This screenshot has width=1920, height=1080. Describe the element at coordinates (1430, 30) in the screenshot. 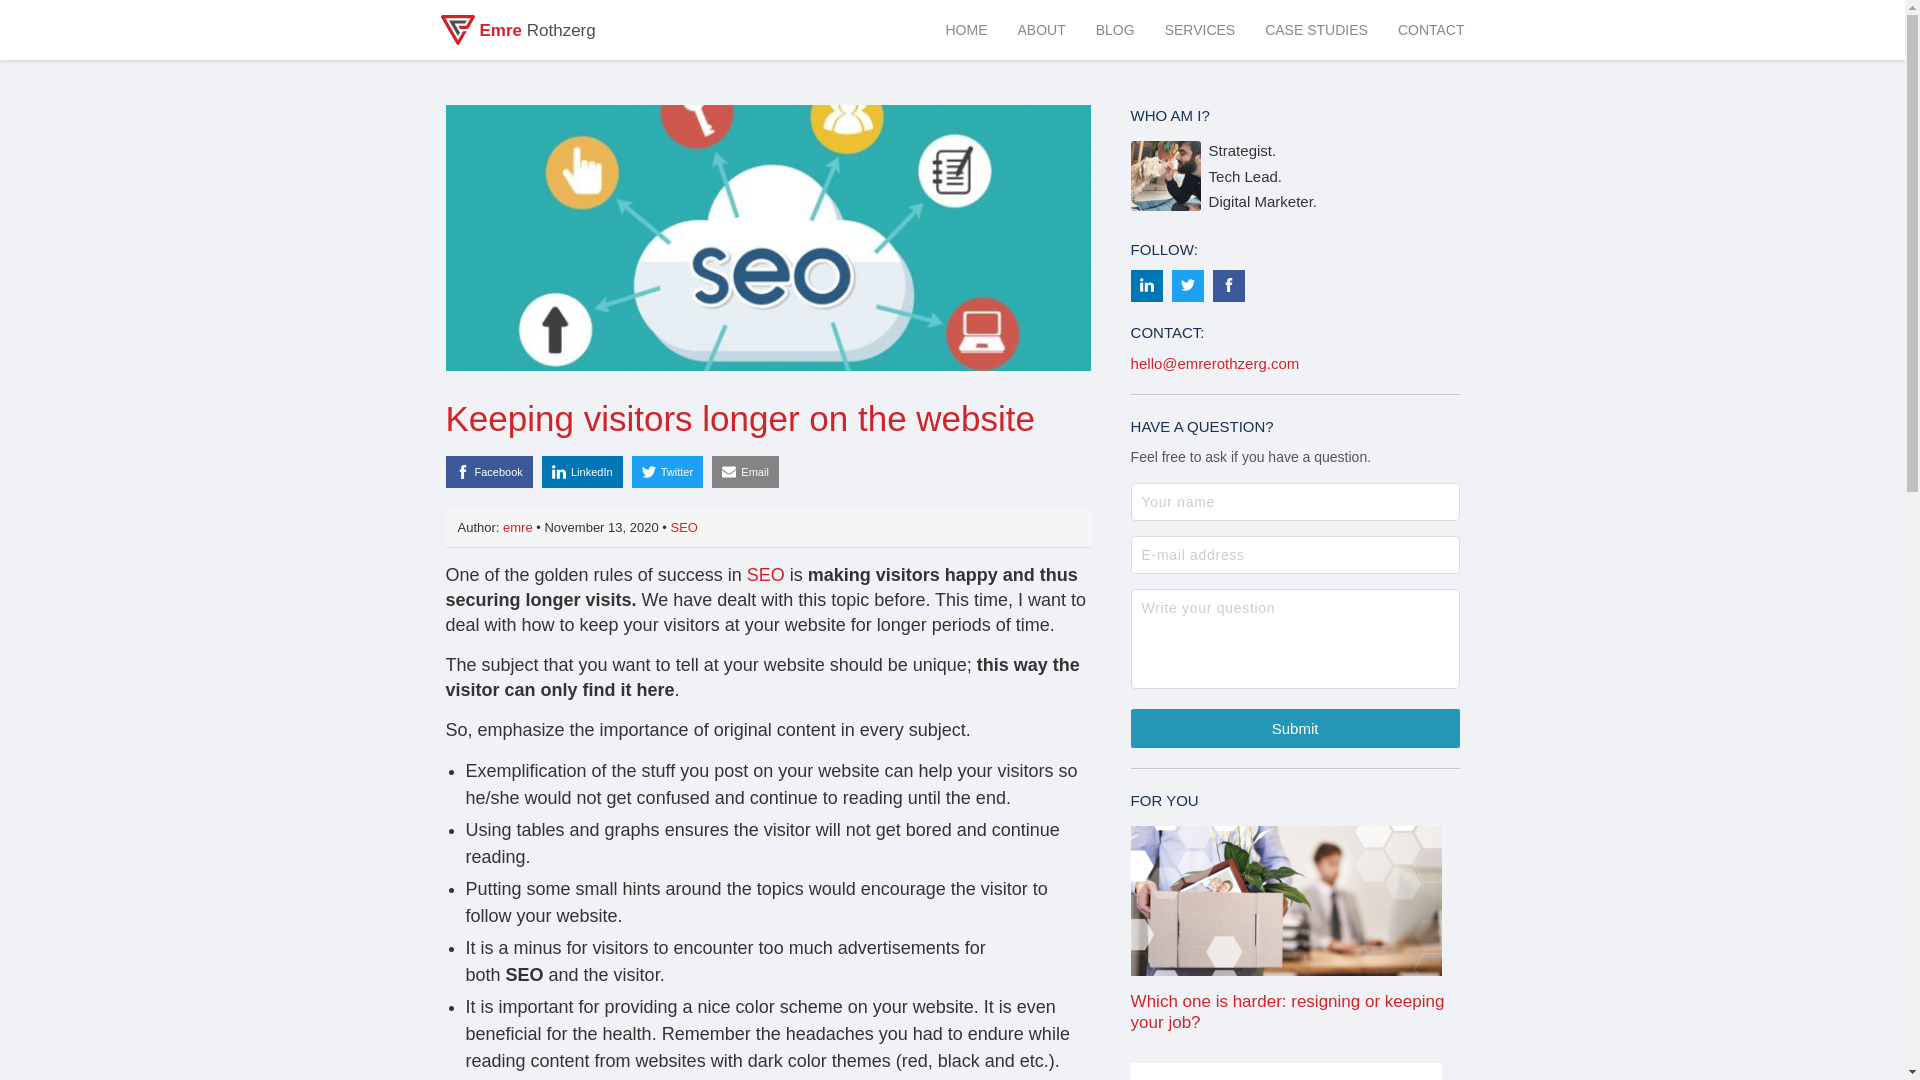

I see `'CONTACT'` at that location.